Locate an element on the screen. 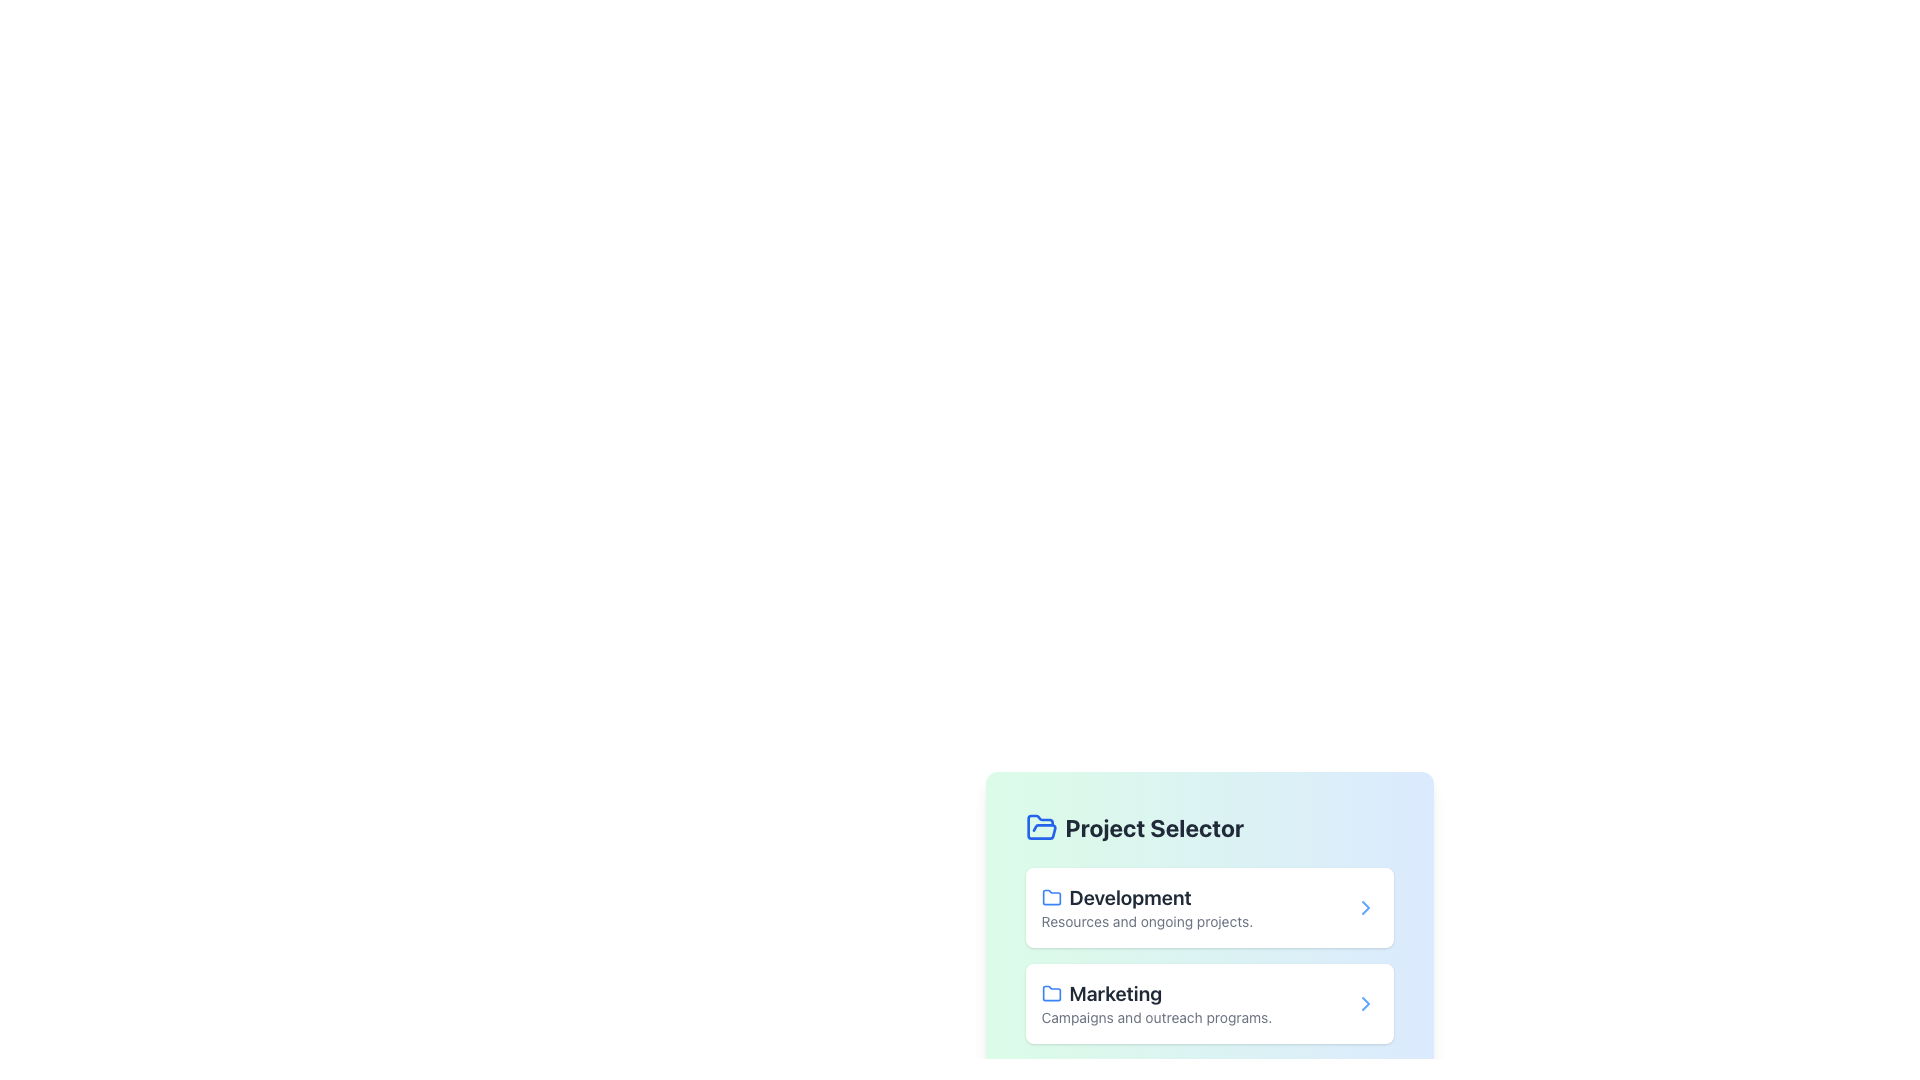 This screenshot has width=1920, height=1080. the 'Marketing' text label with icon is located at coordinates (1156, 994).